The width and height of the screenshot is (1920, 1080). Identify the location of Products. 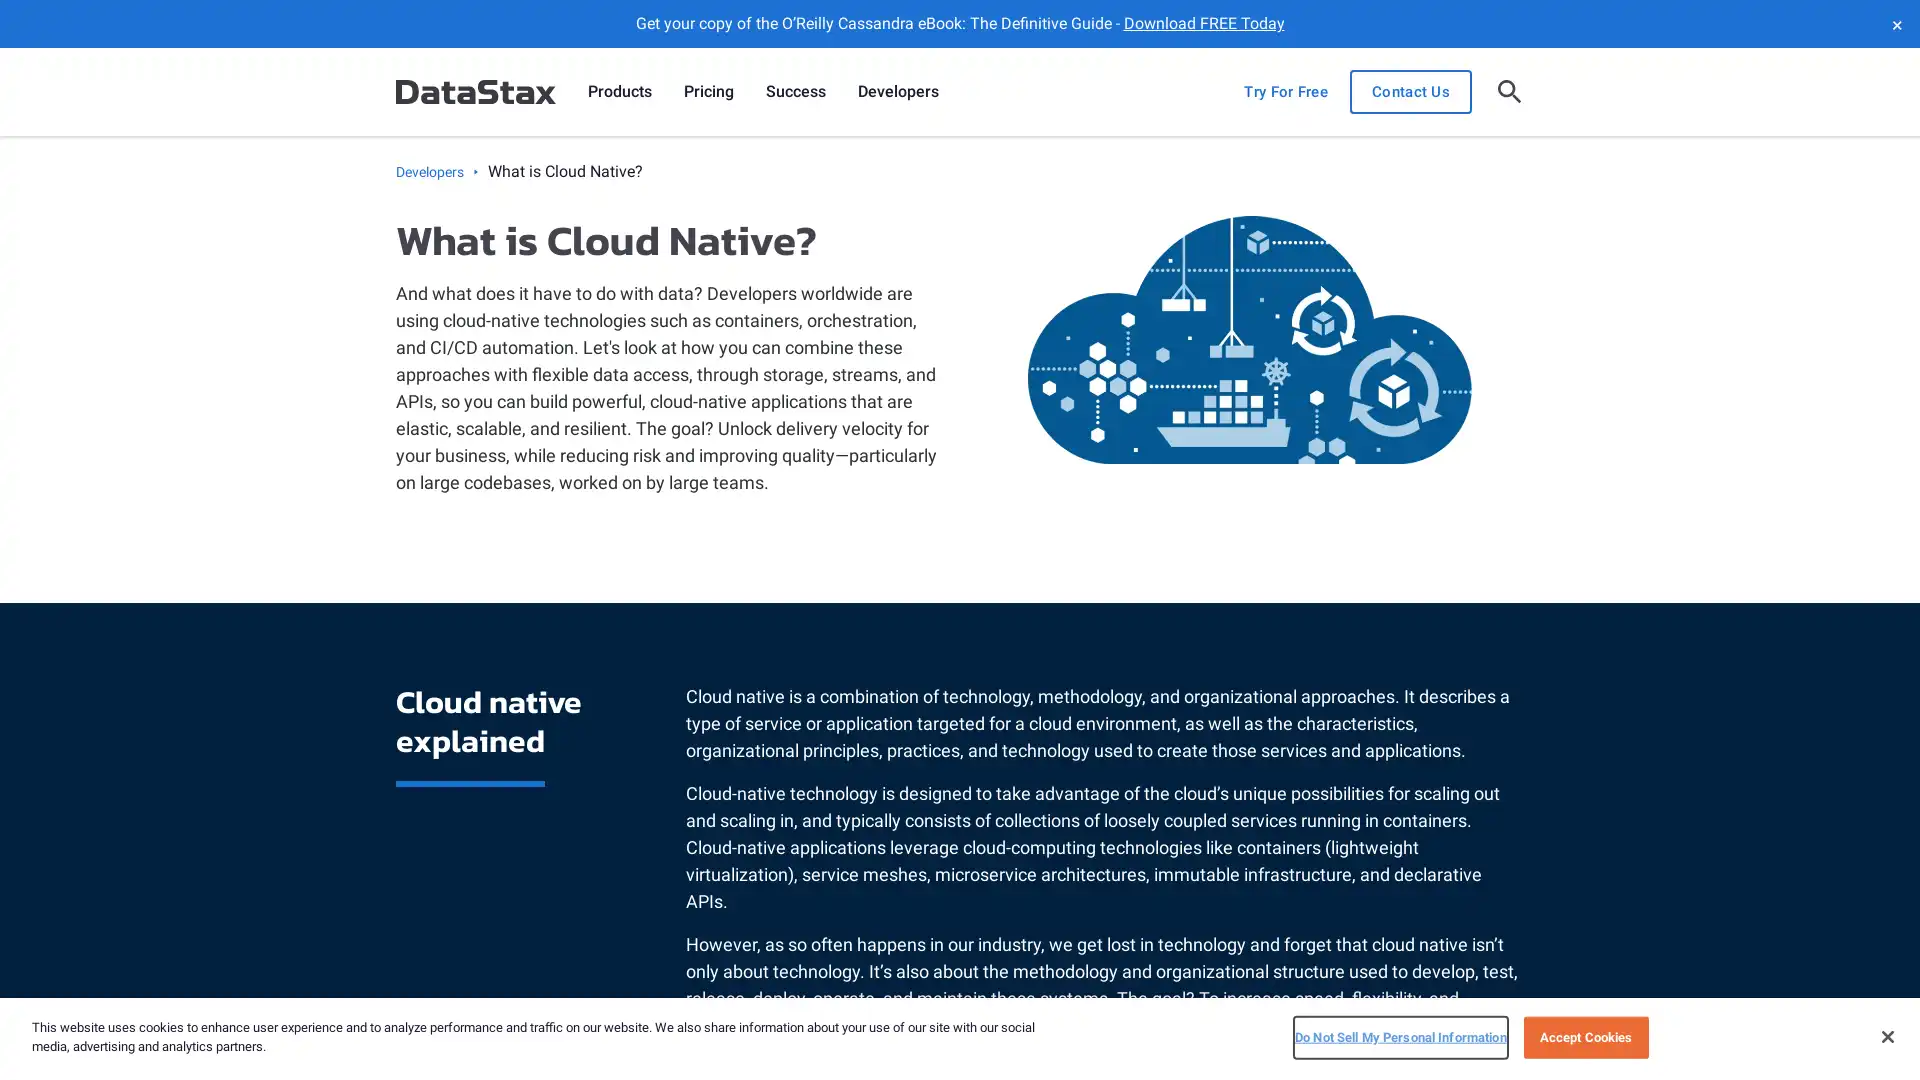
(618, 92).